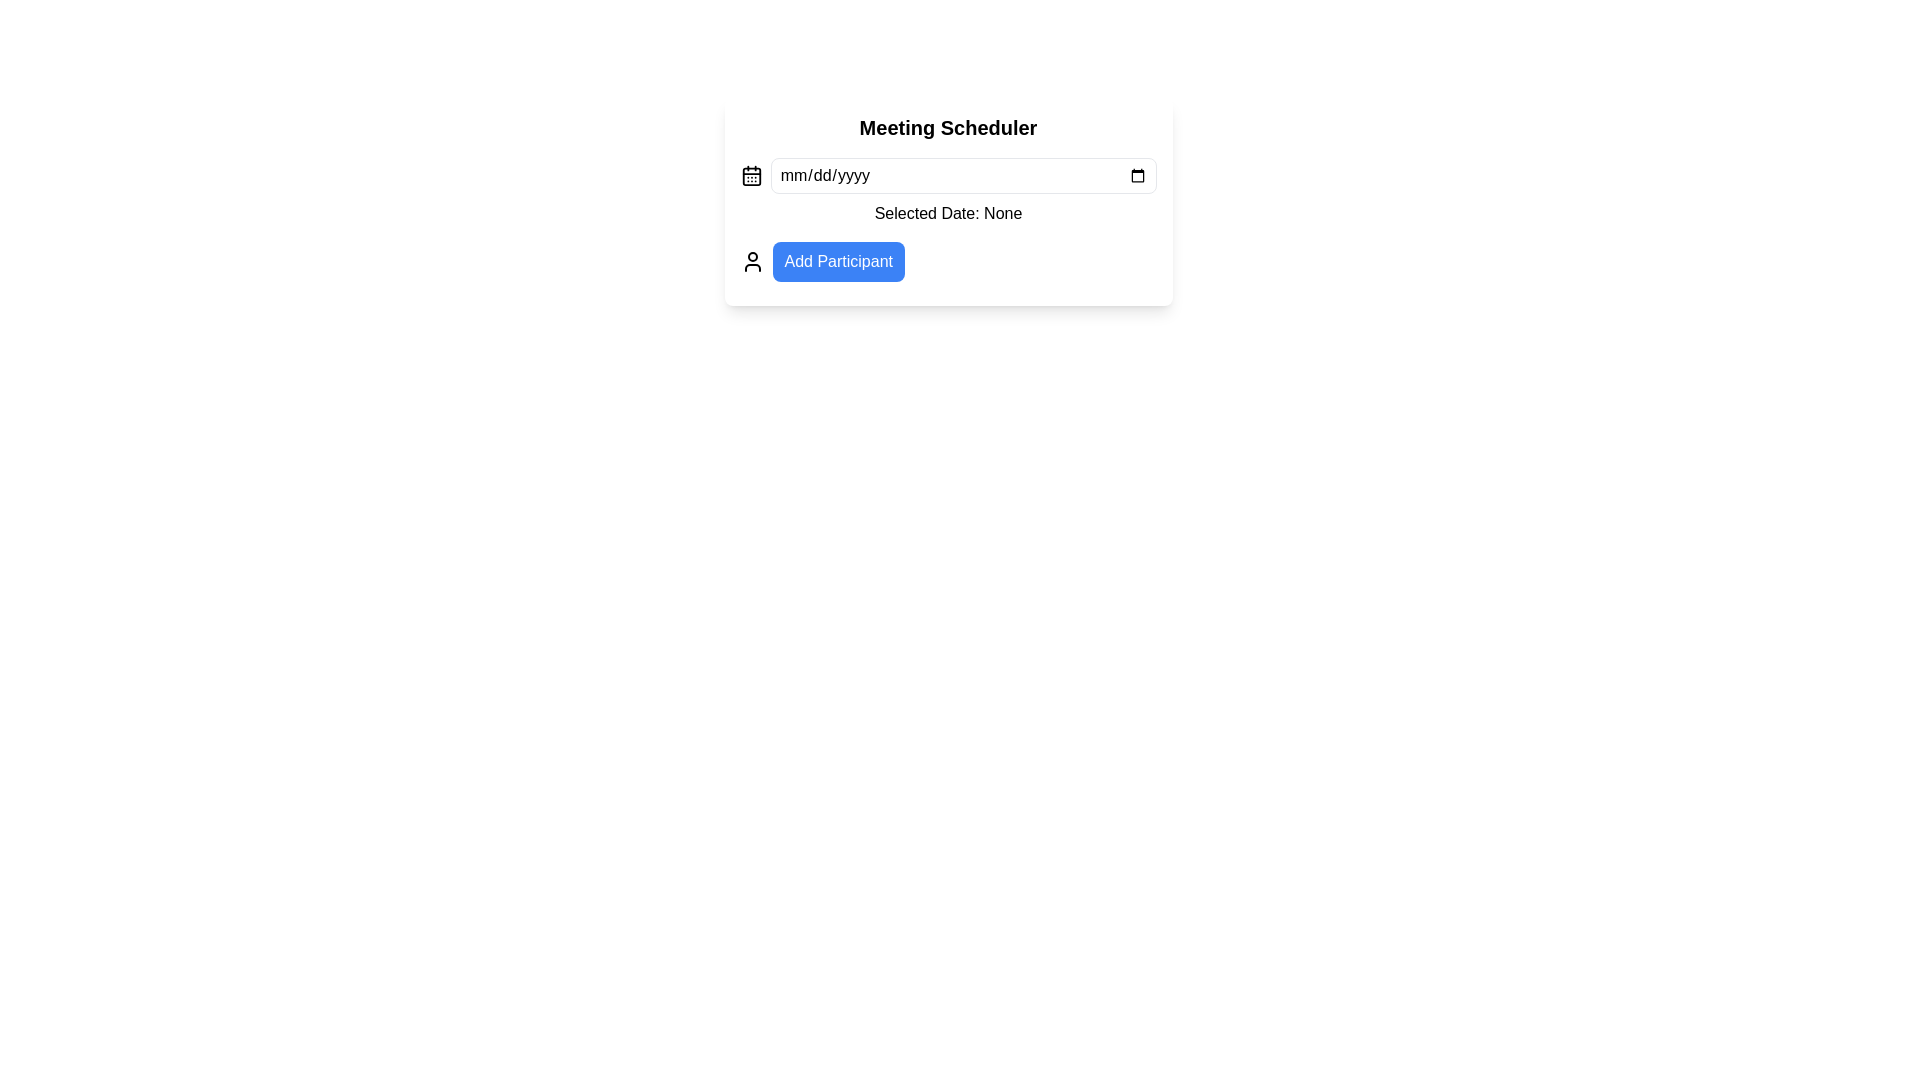 The image size is (1920, 1080). I want to click on the rectangular 'Add Participant' button with a blue background and white text, so click(838, 261).